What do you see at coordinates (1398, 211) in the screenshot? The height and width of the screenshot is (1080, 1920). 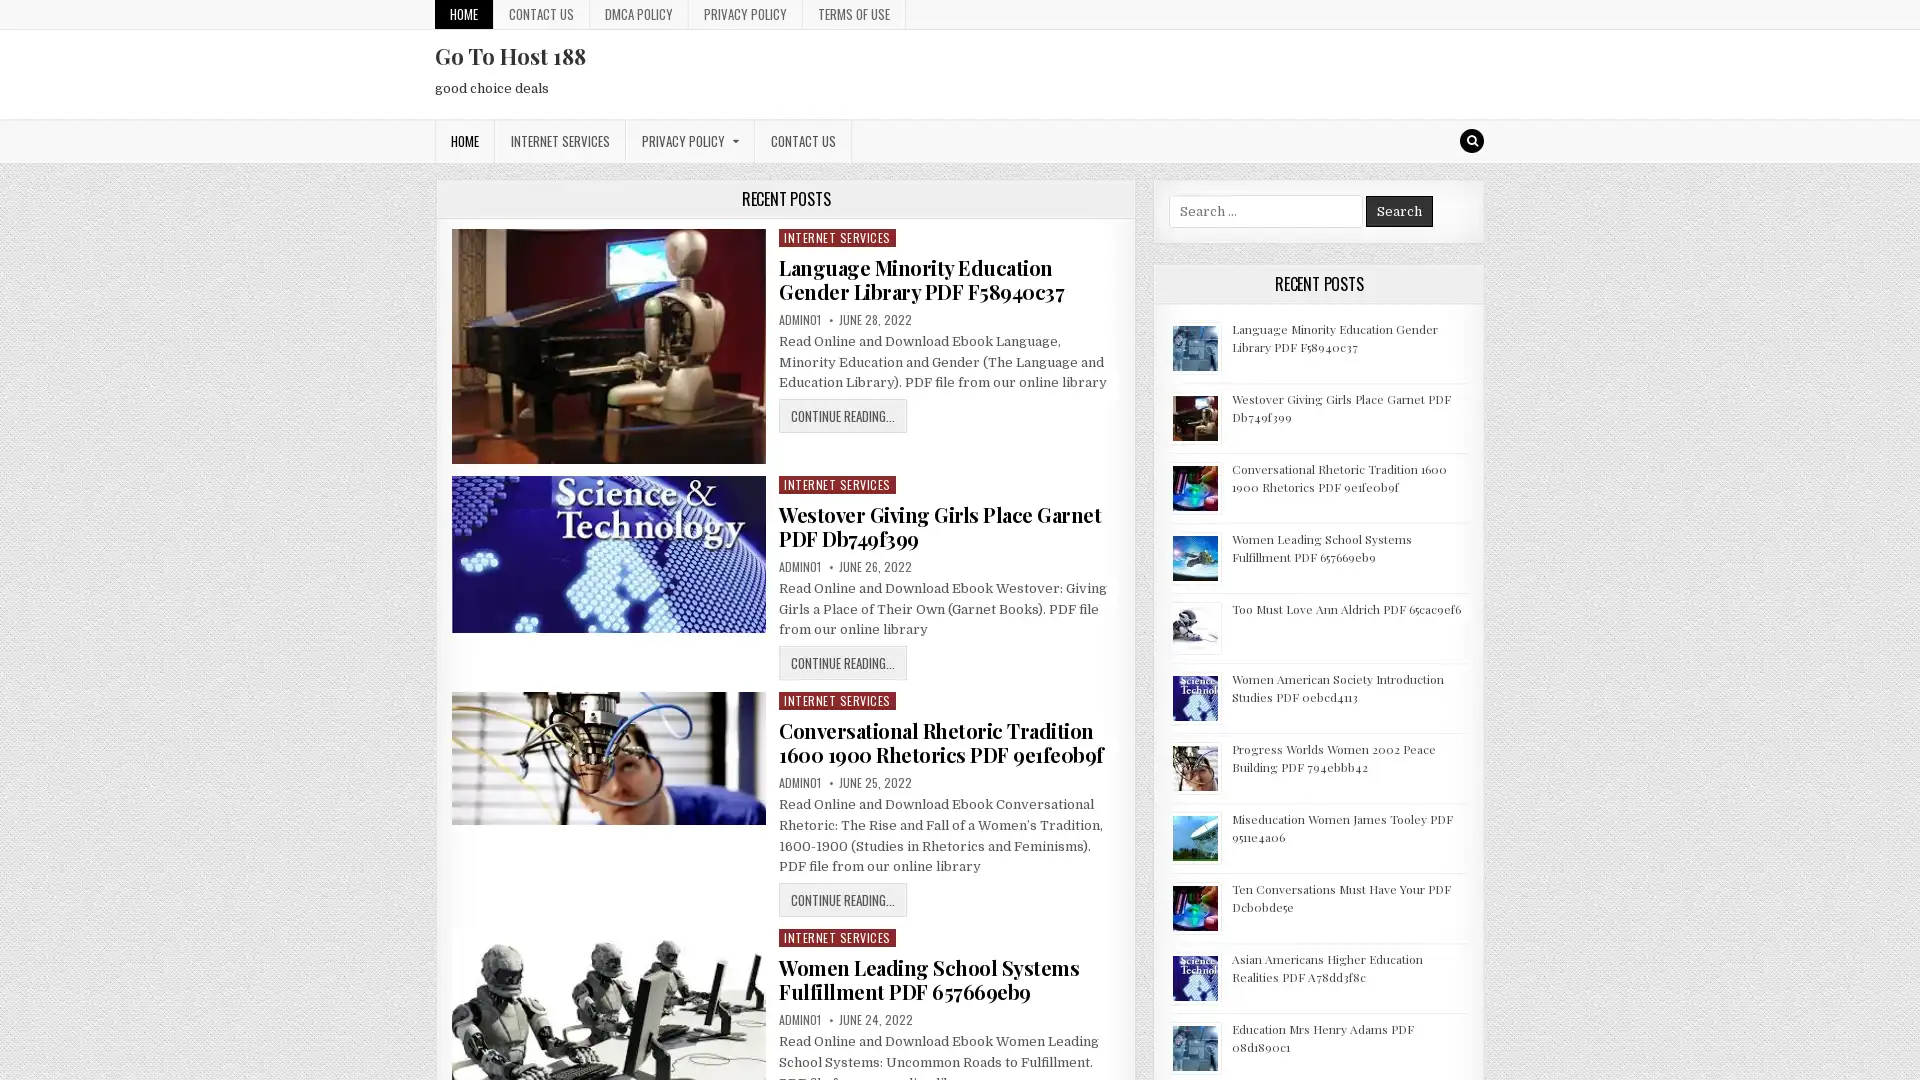 I see `Search` at bounding box center [1398, 211].